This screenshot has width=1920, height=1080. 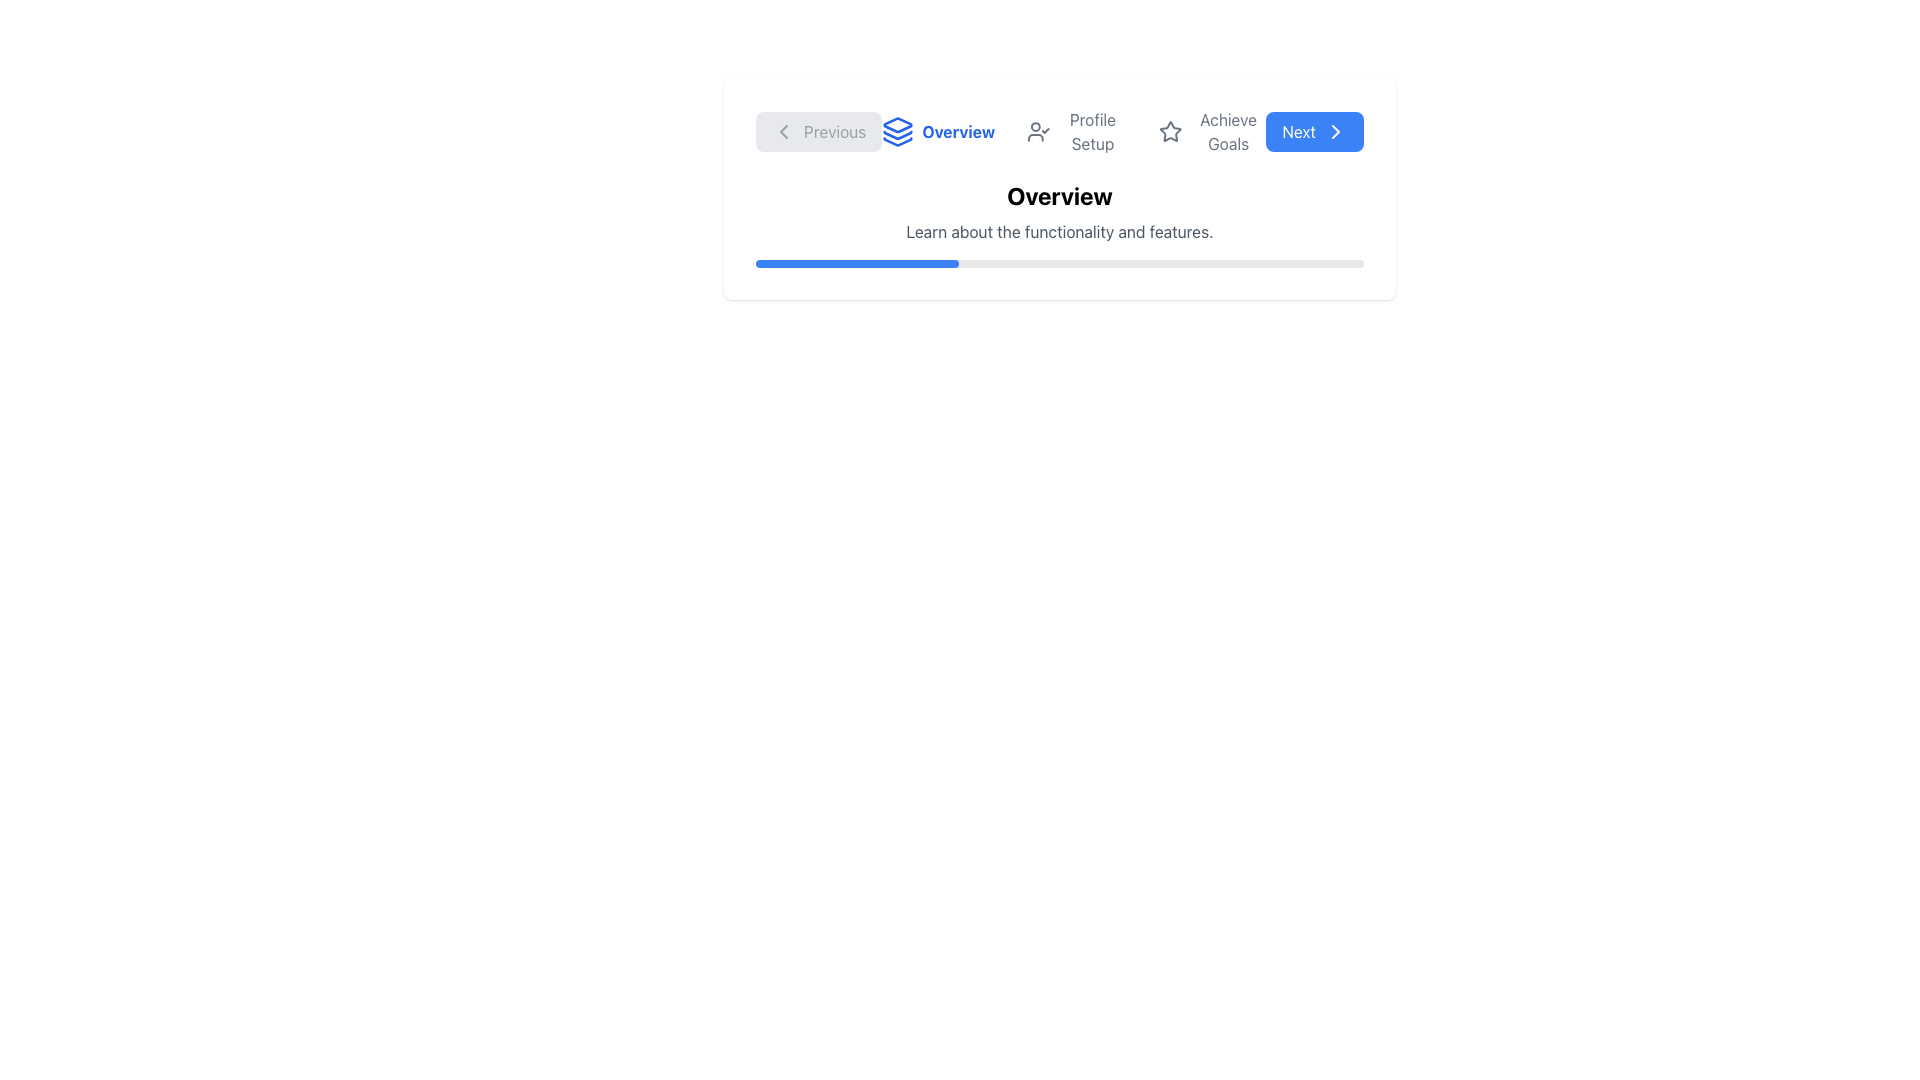 What do you see at coordinates (1059, 212) in the screenshot?
I see `text content of the central Text block which contains a header and subtext, positioned below the navigation section and above a horizontal progress bar` at bounding box center [1059, 212].